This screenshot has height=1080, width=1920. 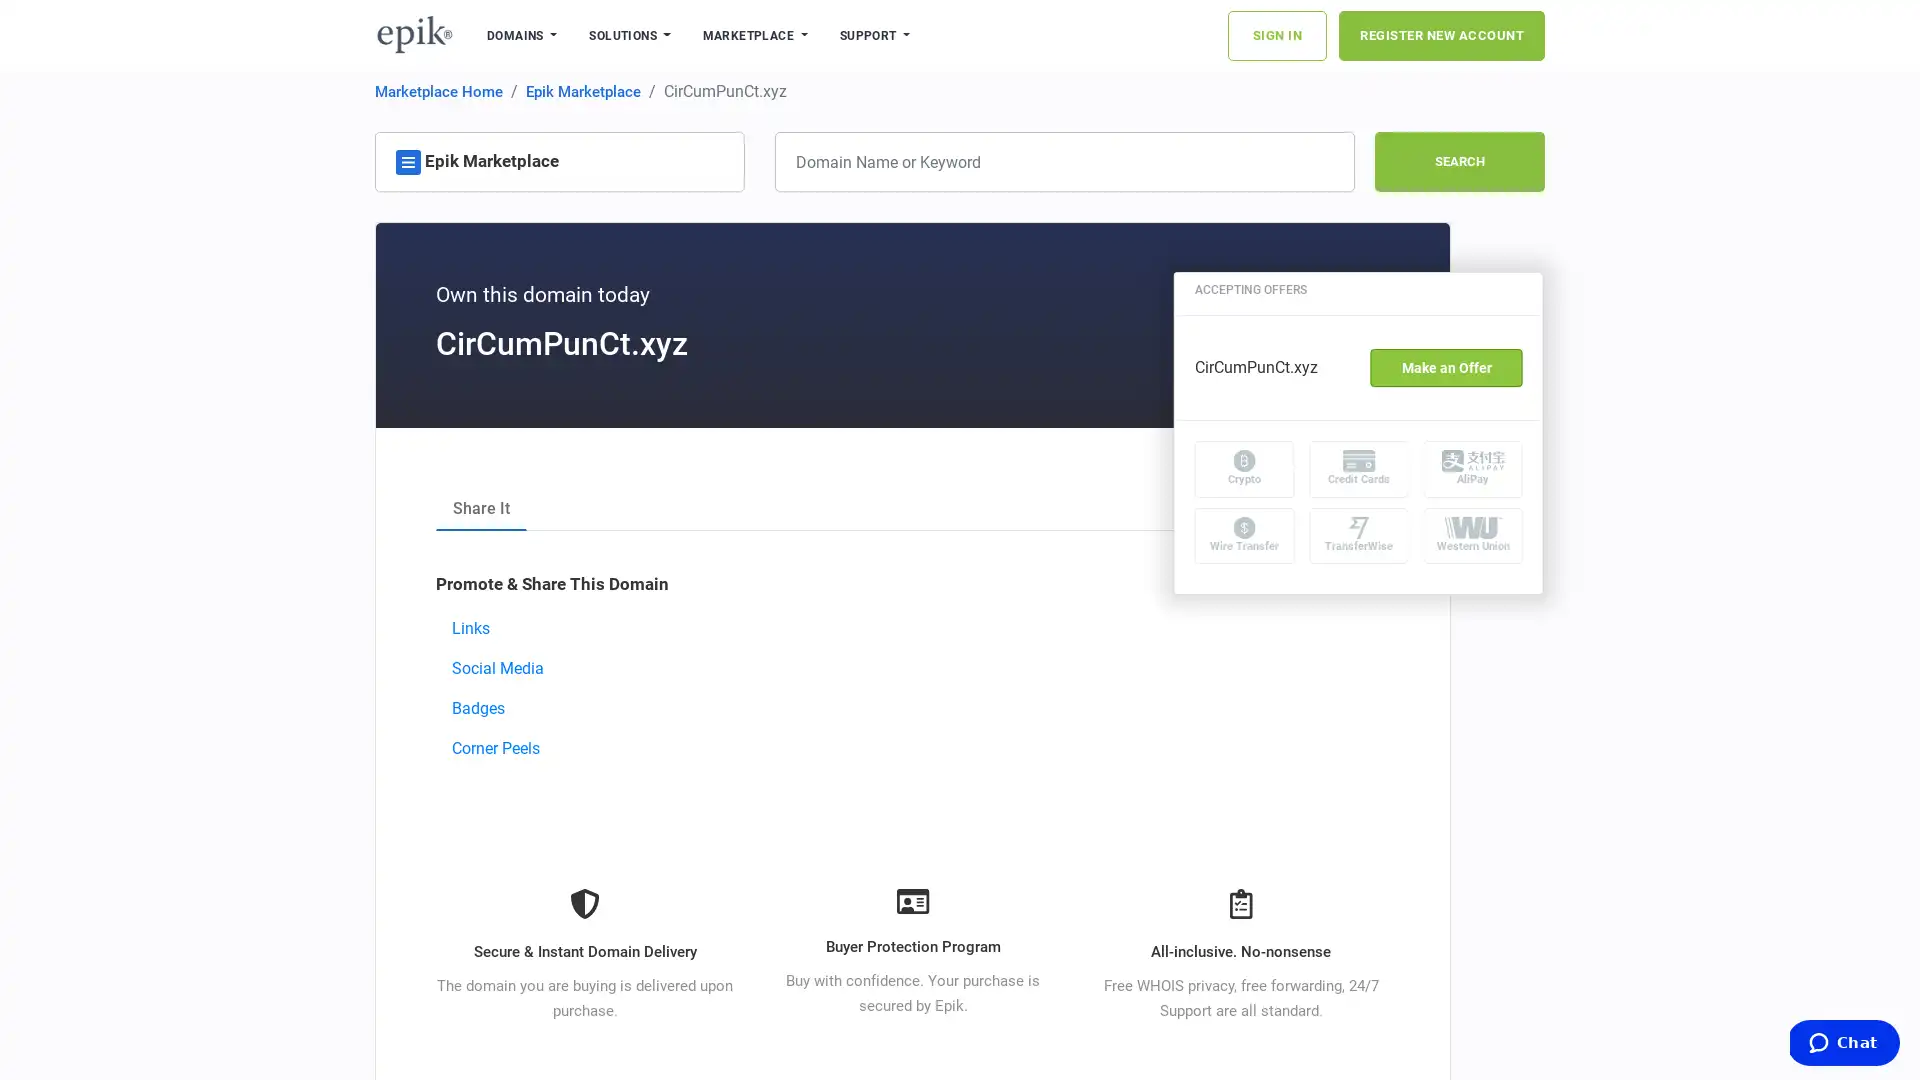 What do you see at coordinates (1459, 161) in the screenshot?
I see `SEARCH` at bounding box center [1459, 161].